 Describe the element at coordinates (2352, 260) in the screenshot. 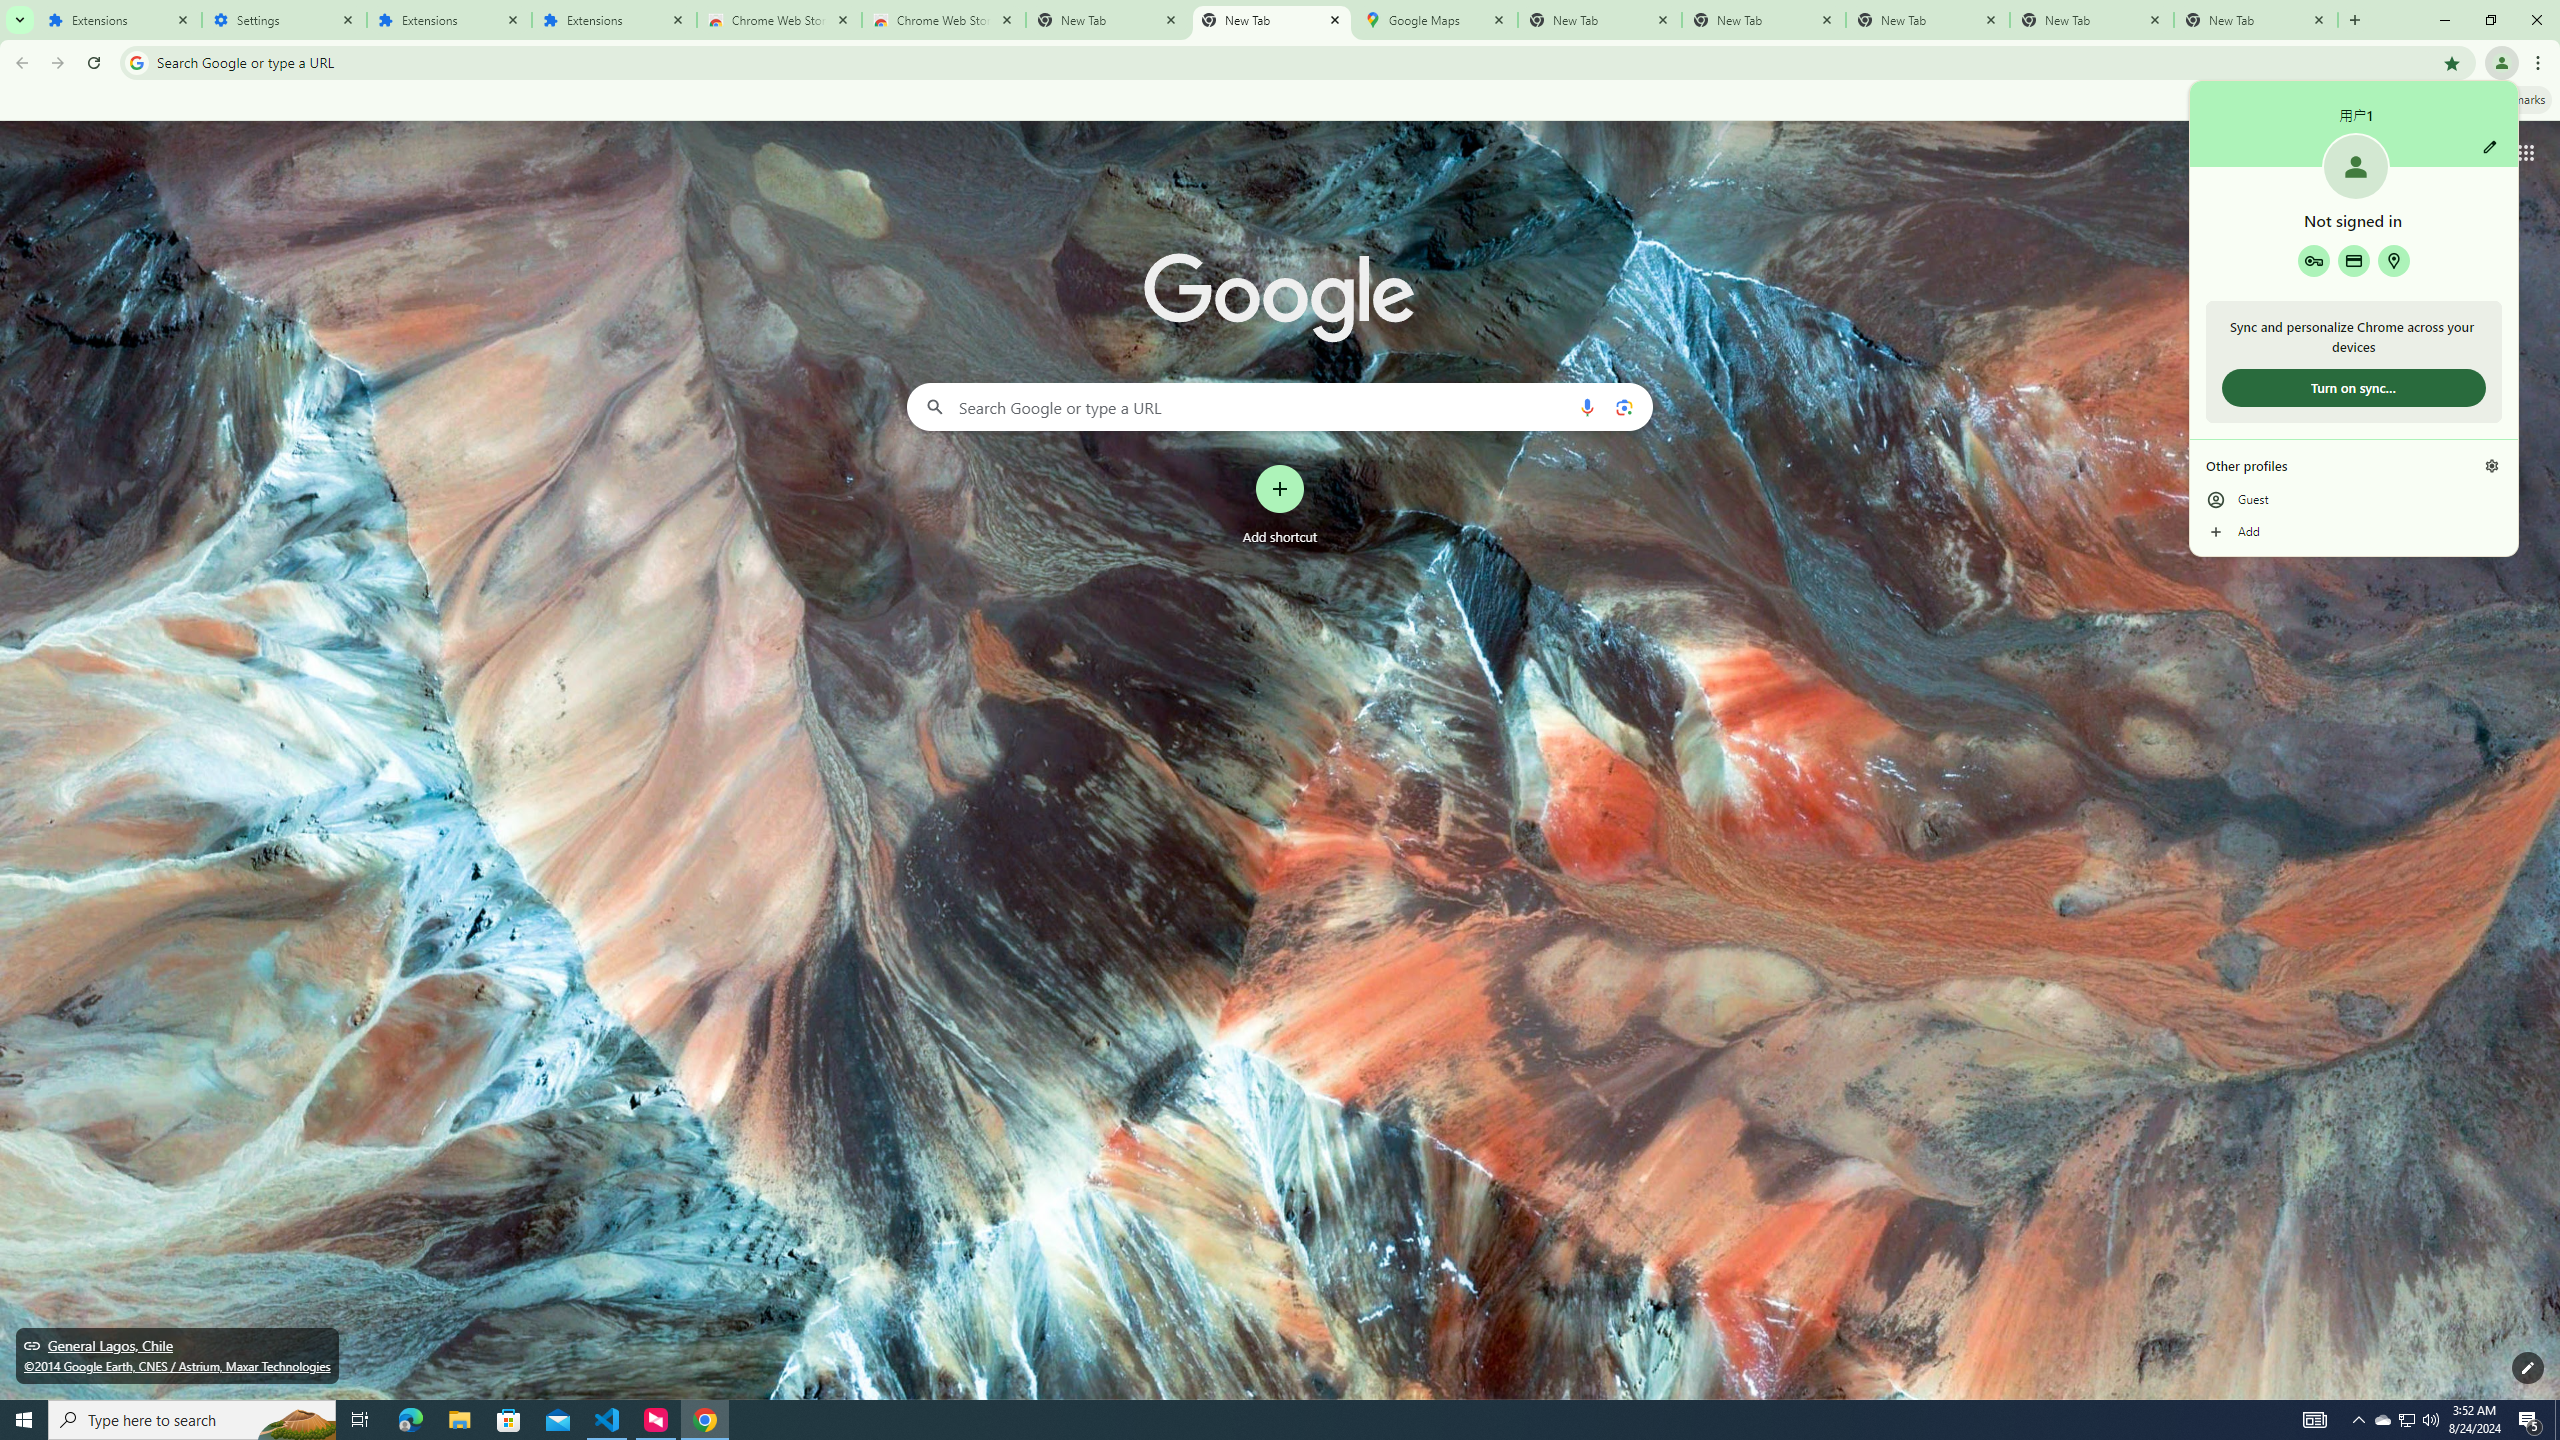

I see `'Payment methods'` at that location.